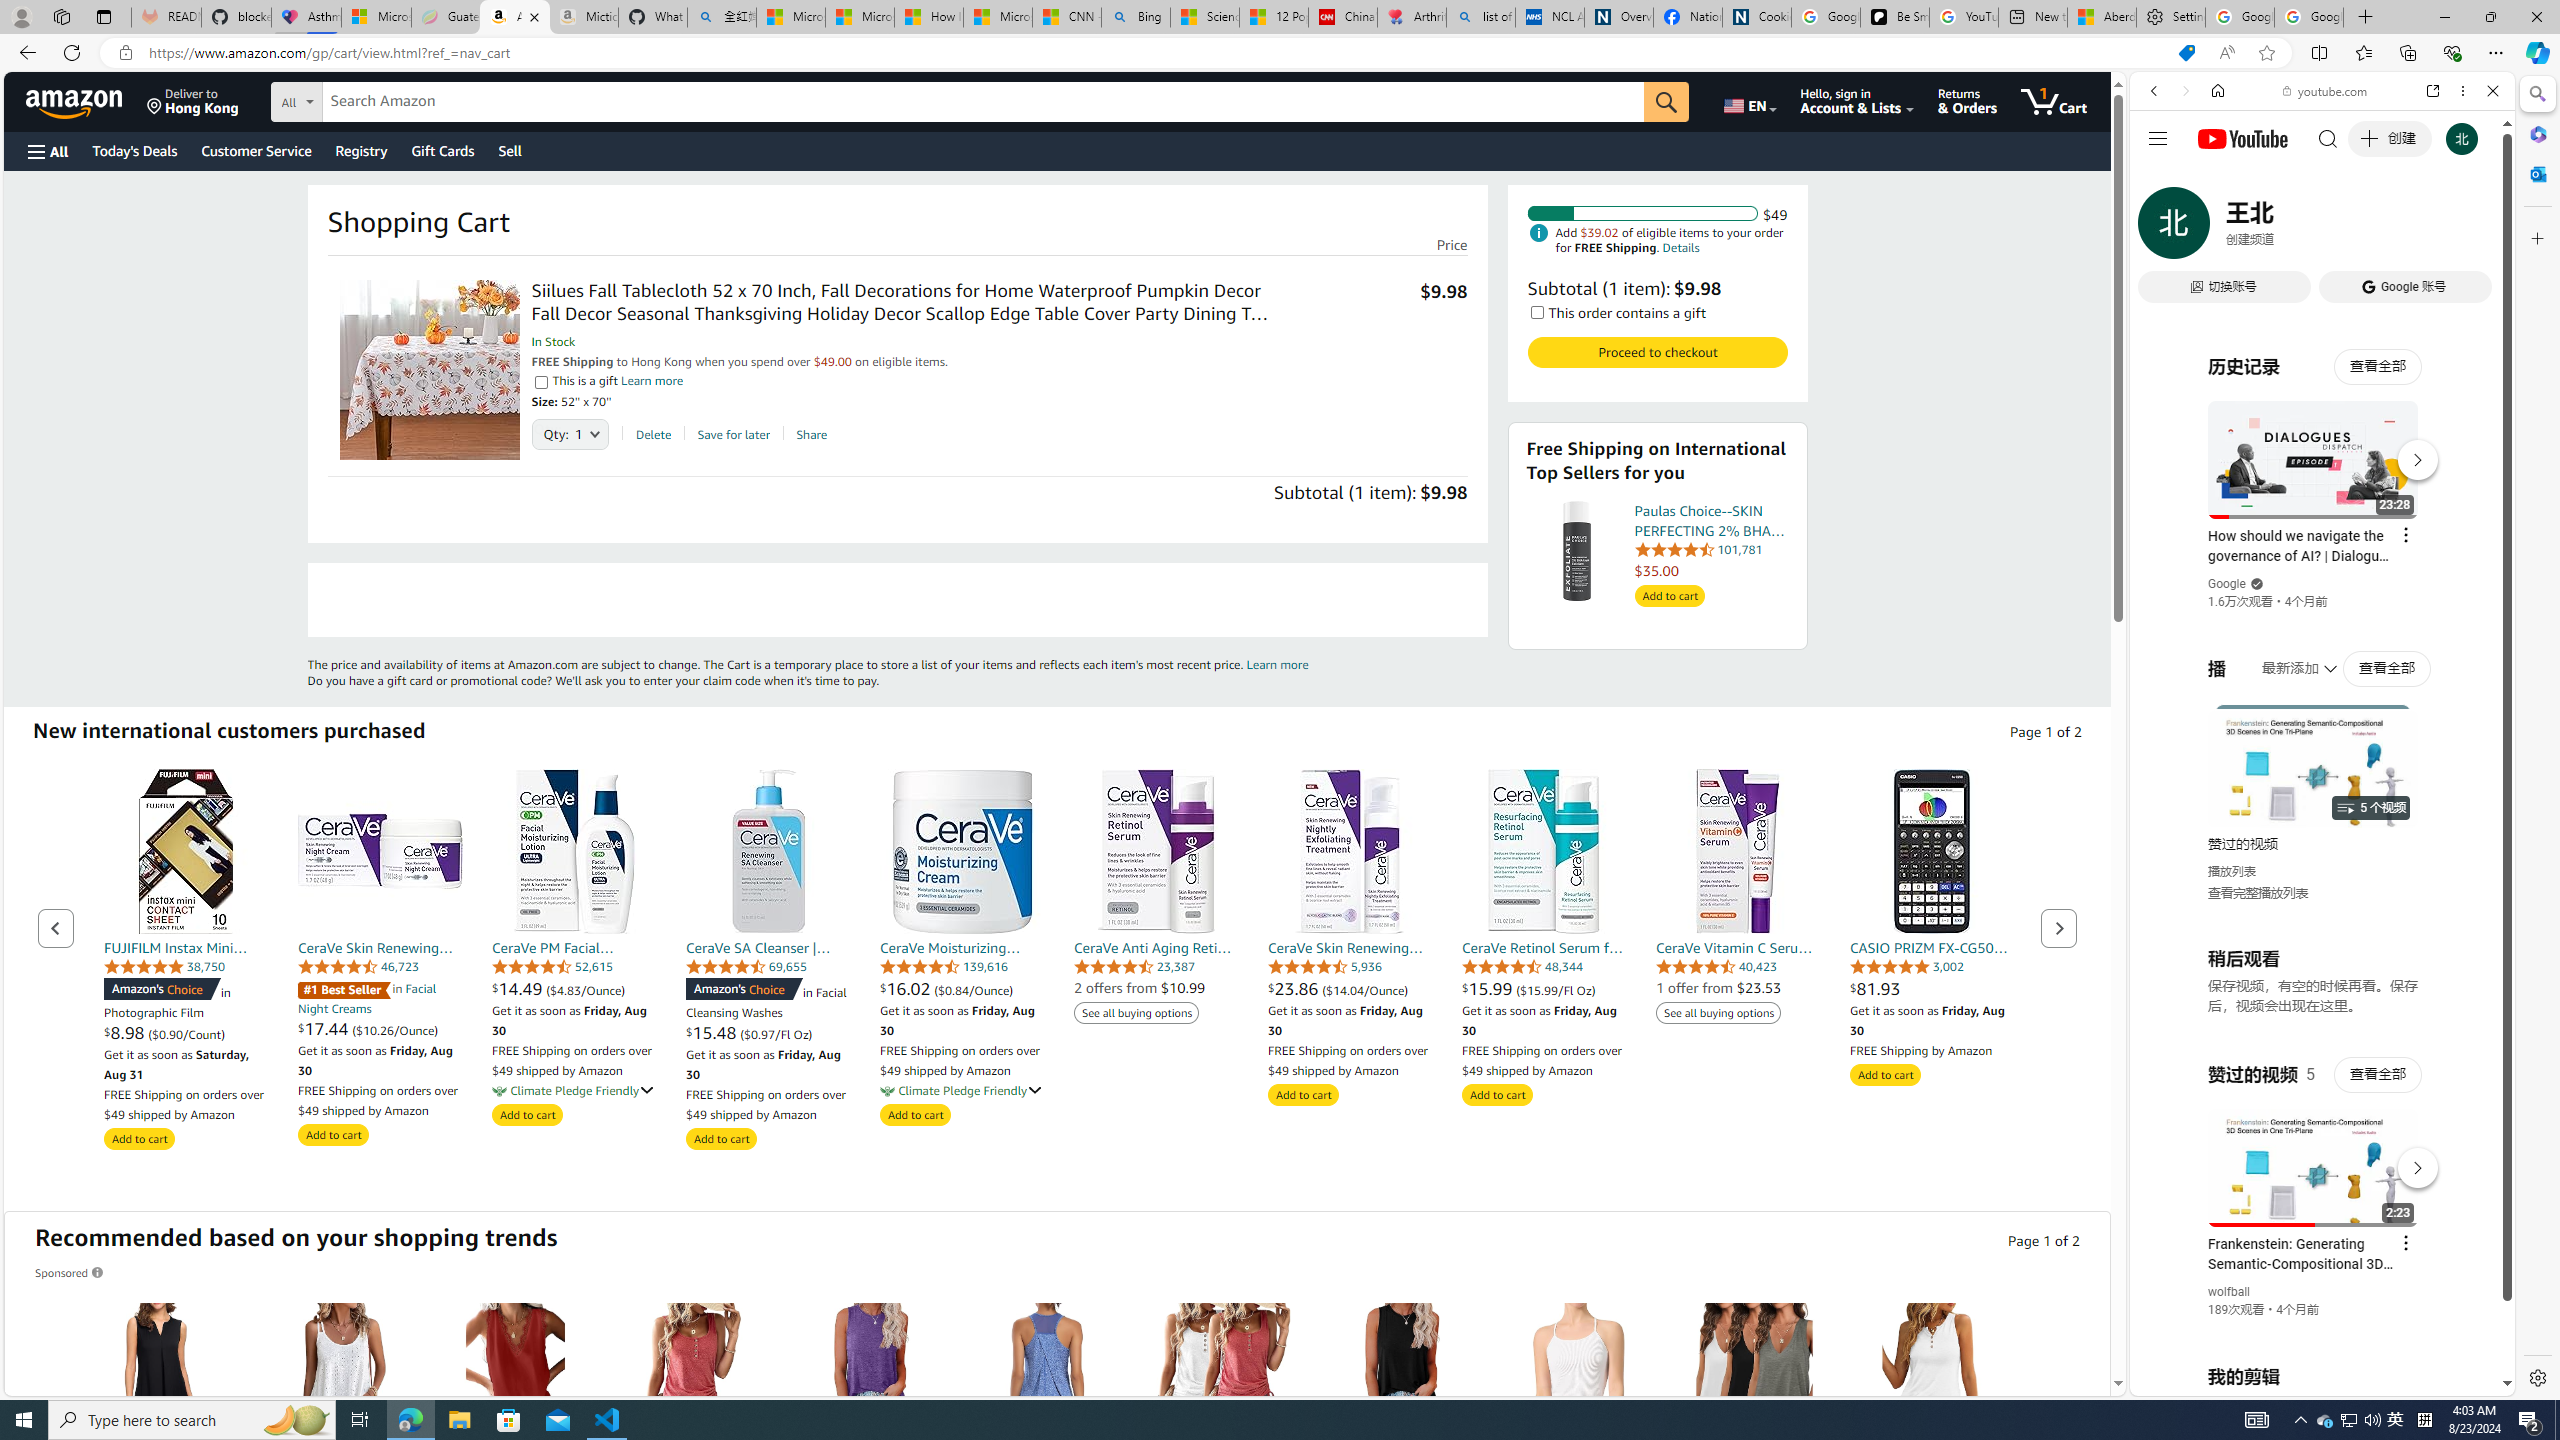 Image resolution: width=2560 pixels, height=1440 pixels. What do you see at coordinates (1140, 987) in the screenshot?
I see `'2 offers from $10.99'` at bounding box center [1140, 987].